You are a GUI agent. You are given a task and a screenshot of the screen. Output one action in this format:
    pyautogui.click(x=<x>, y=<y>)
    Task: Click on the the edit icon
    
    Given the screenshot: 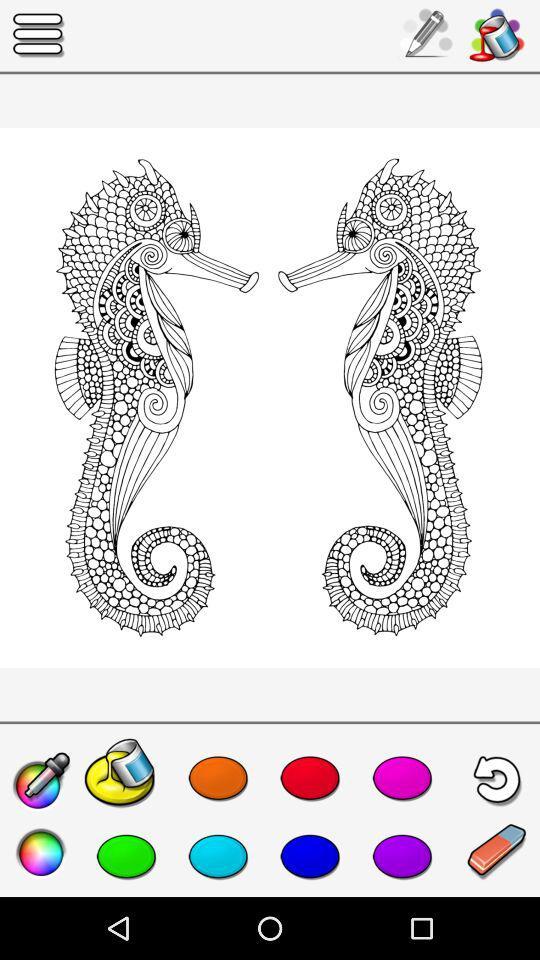 What is the action you would take?
    pyautogui.click(x=41, y=782)
    